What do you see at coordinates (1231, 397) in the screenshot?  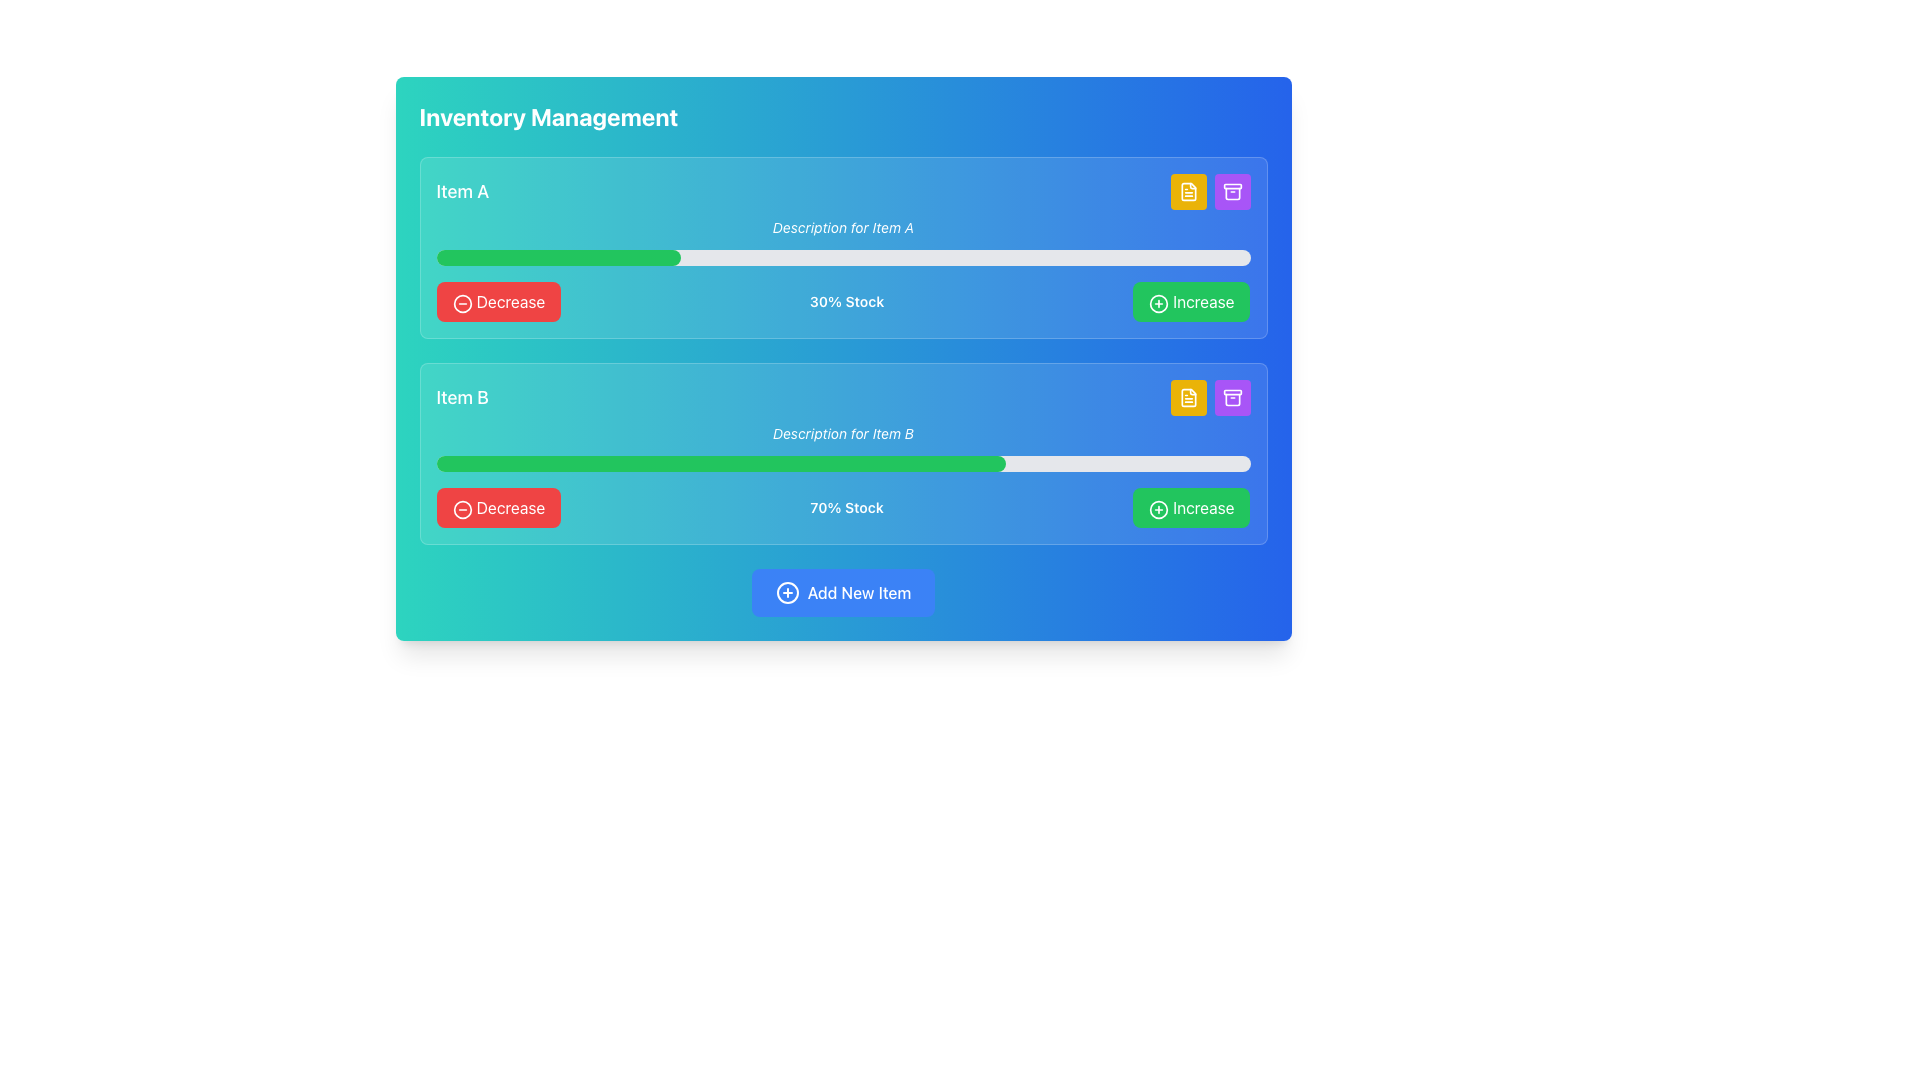 I see `the small square button with a purple background and rounded border containing an archive icon, located in the bottom-right corner of the interface within 'Item B'` at bounding box center [1231, 397].